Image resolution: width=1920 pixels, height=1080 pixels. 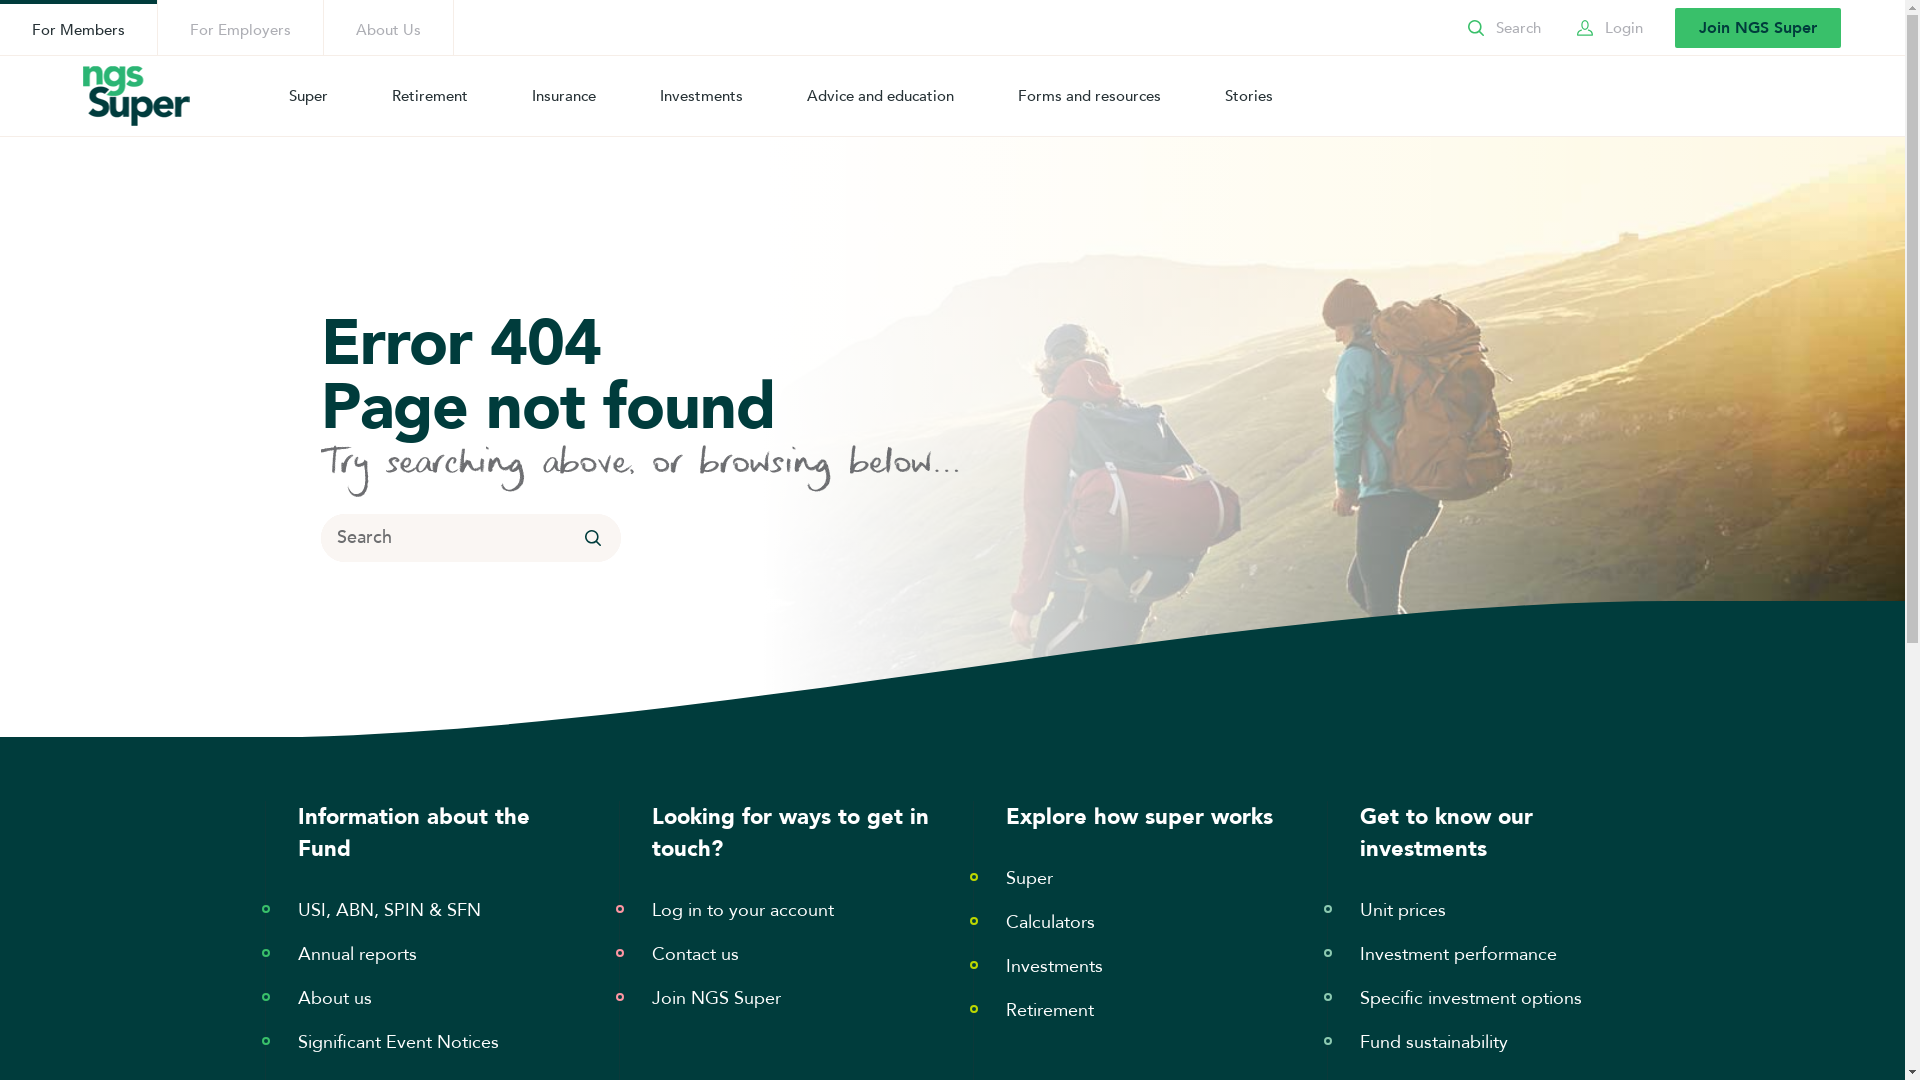 I want to click on 'Calculators', so click(x=1049, y=922).